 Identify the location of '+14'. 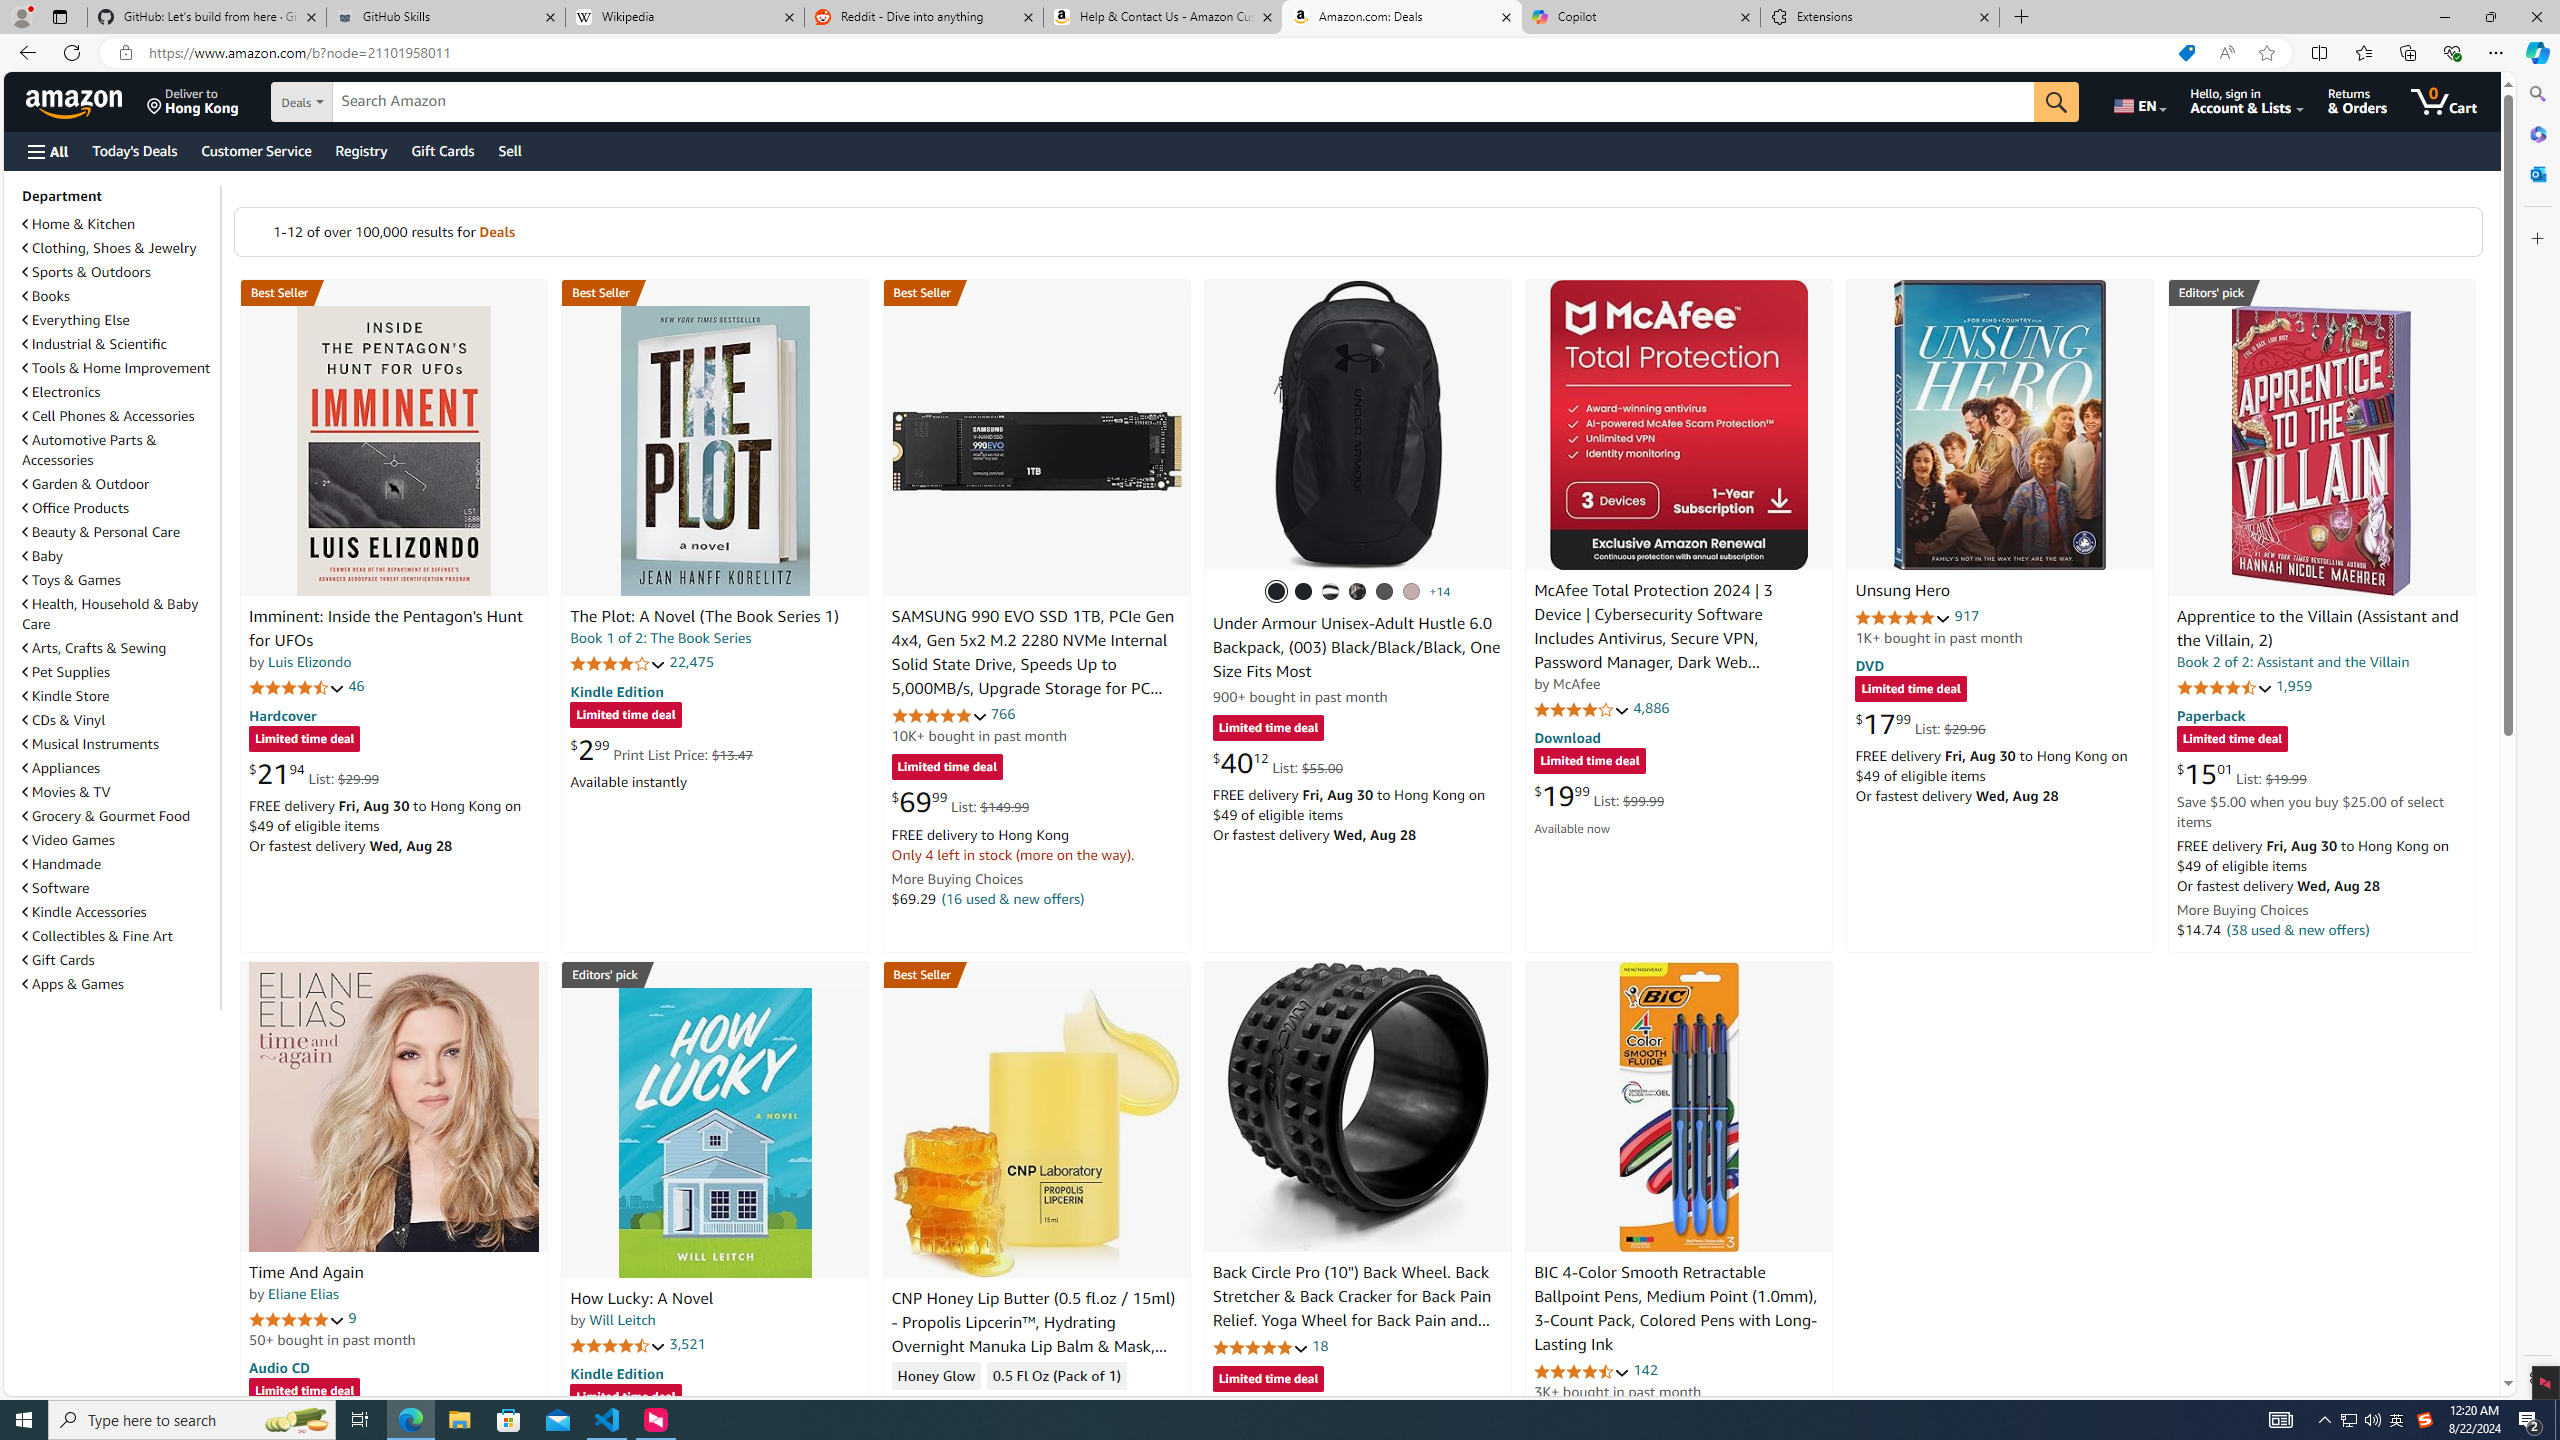
(1439, 590).